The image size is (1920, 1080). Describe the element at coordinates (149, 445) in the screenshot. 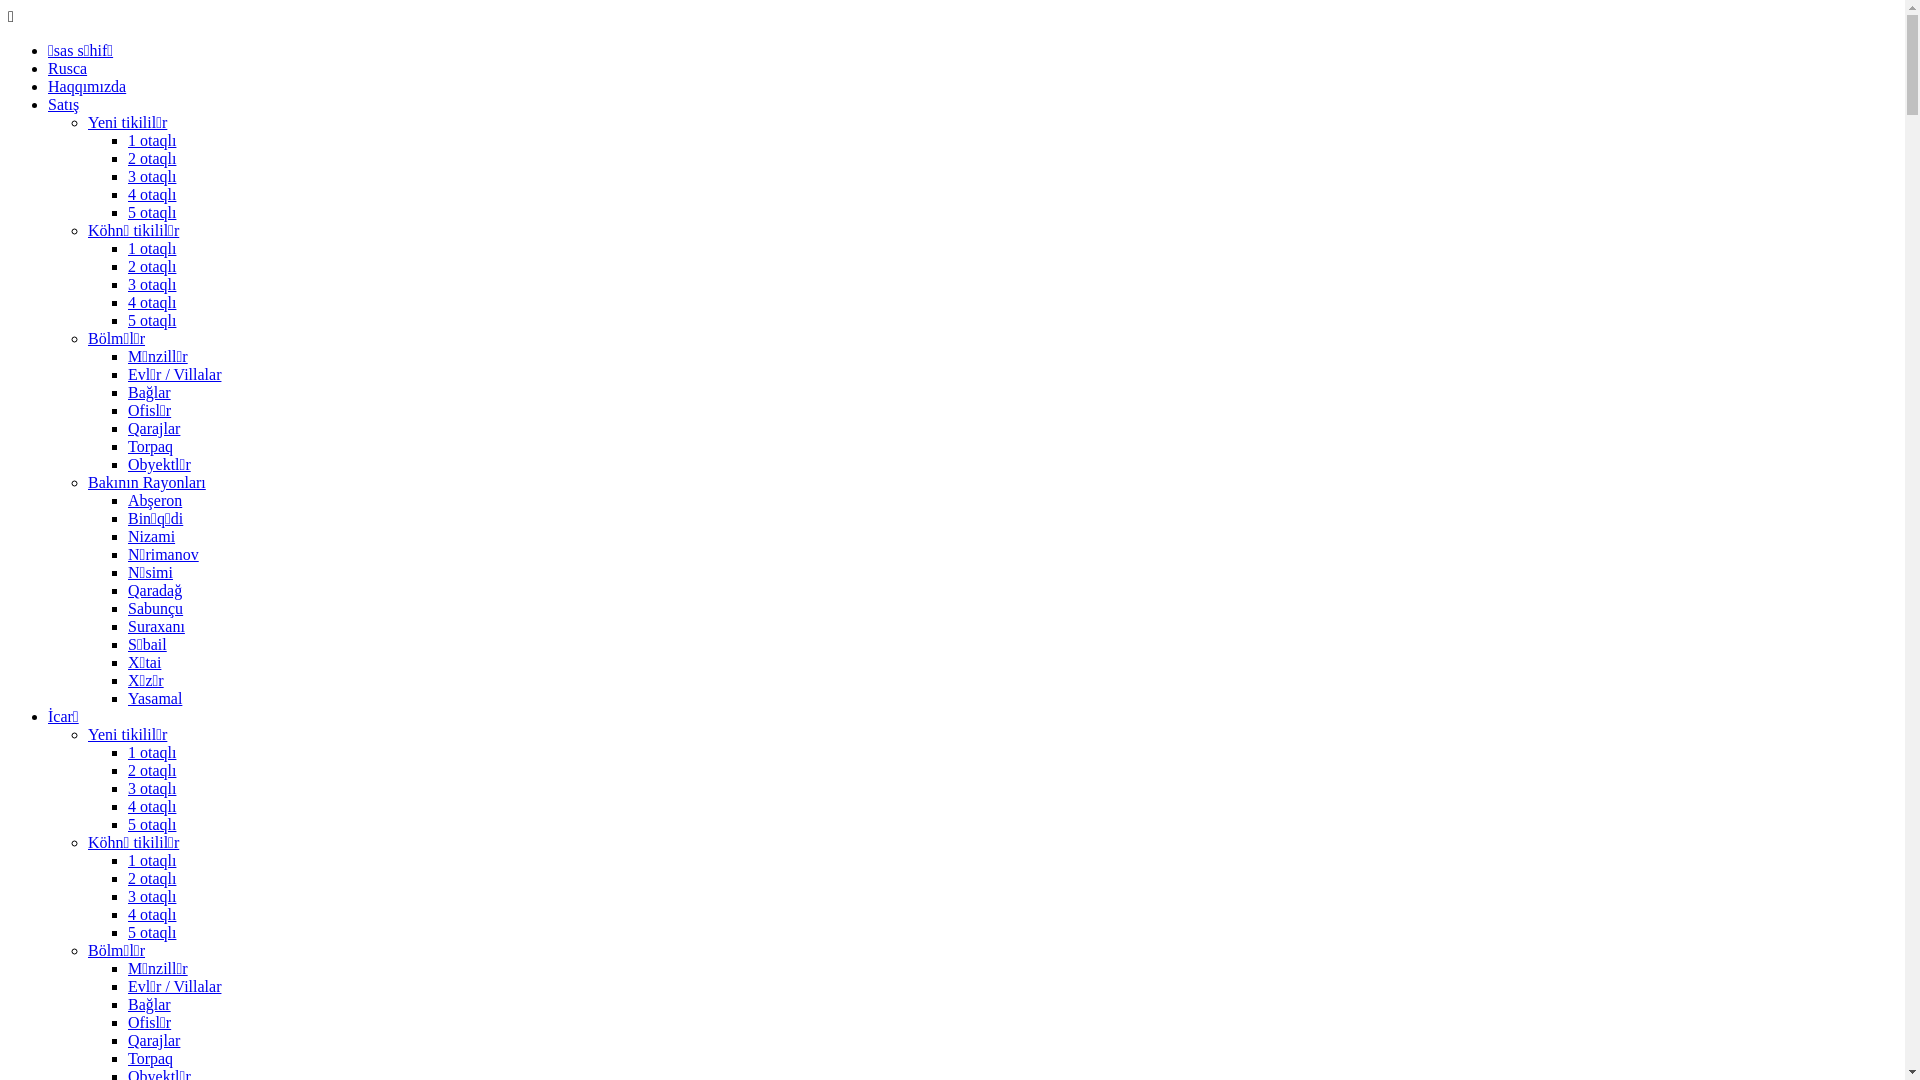

I see `'Torpaq'` at that location.